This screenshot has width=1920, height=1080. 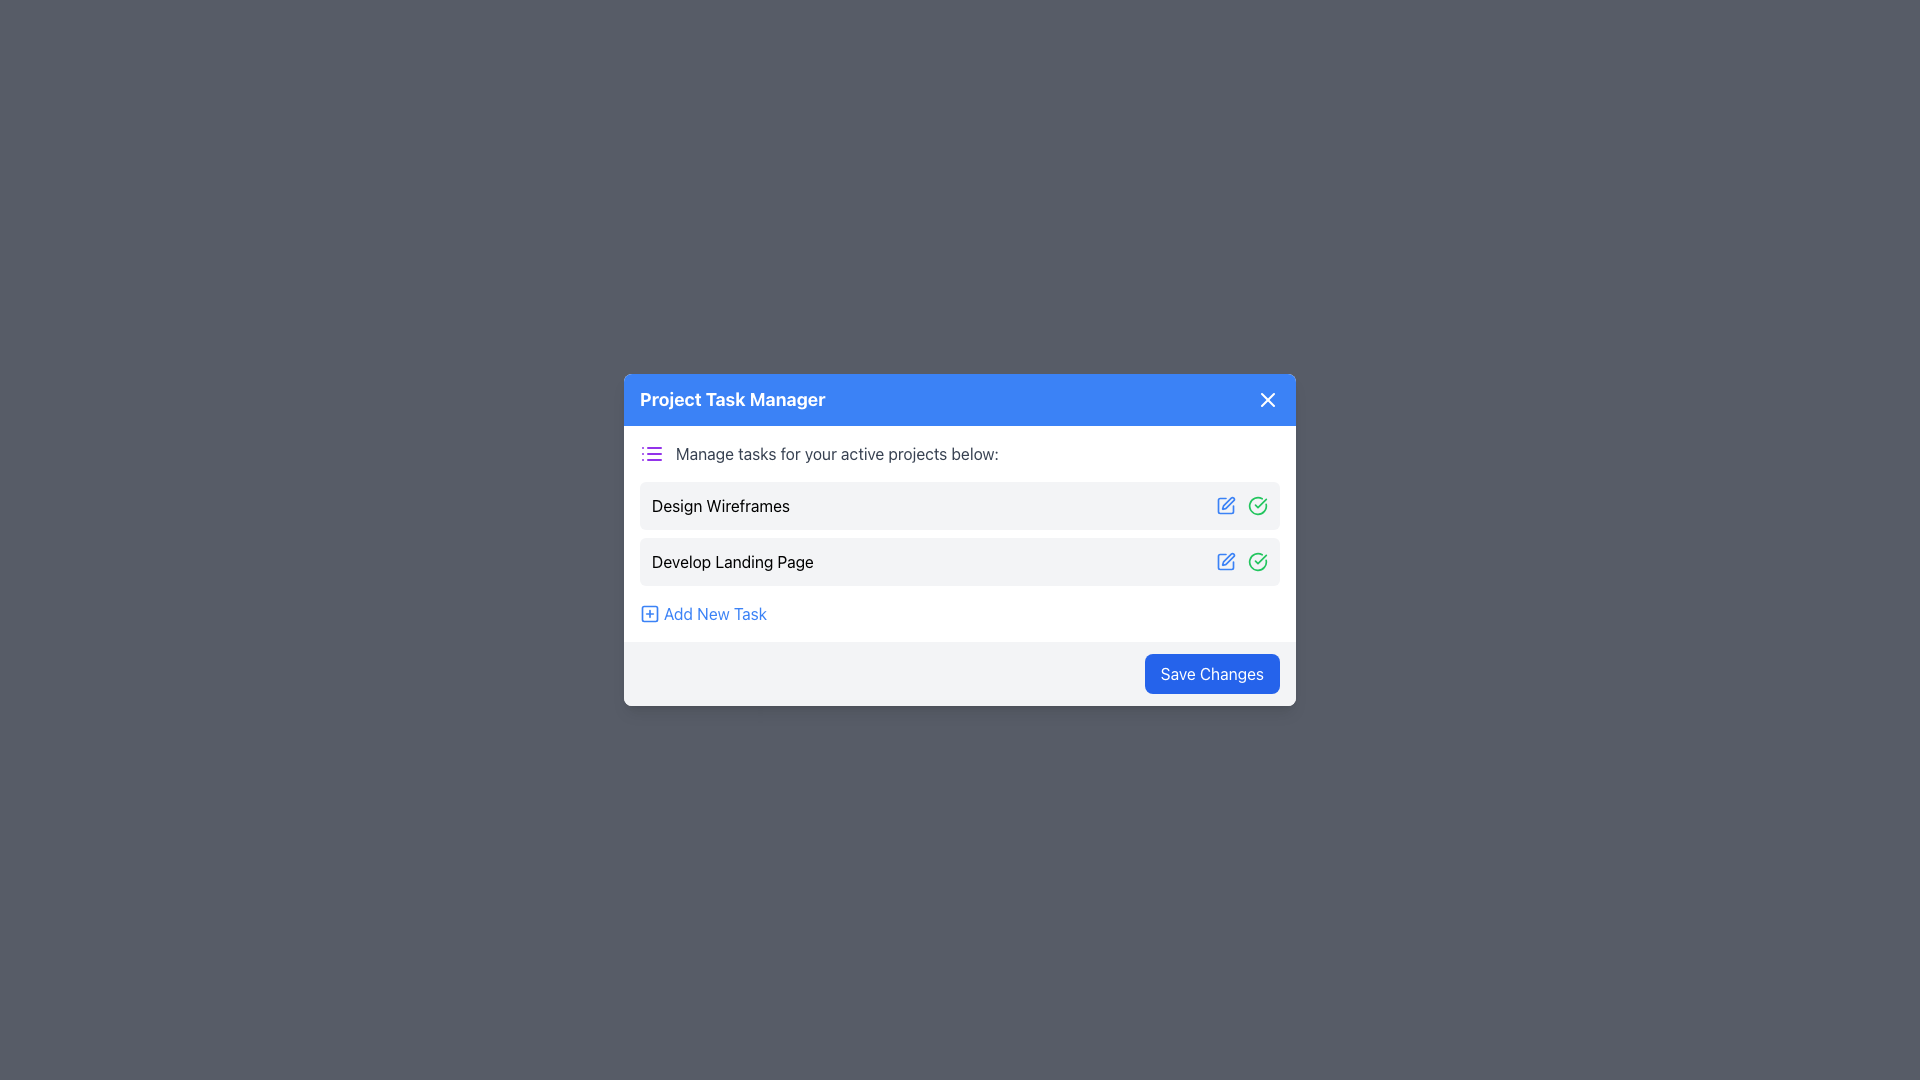 What do you see at coordinates (649, 612) in the screenshot?
I see `the square-shaped icon with a plus sign in the center, which has a white background and a thin blue border, located to the left of the text 'Add New Task'` at bounding box center [649, 612].